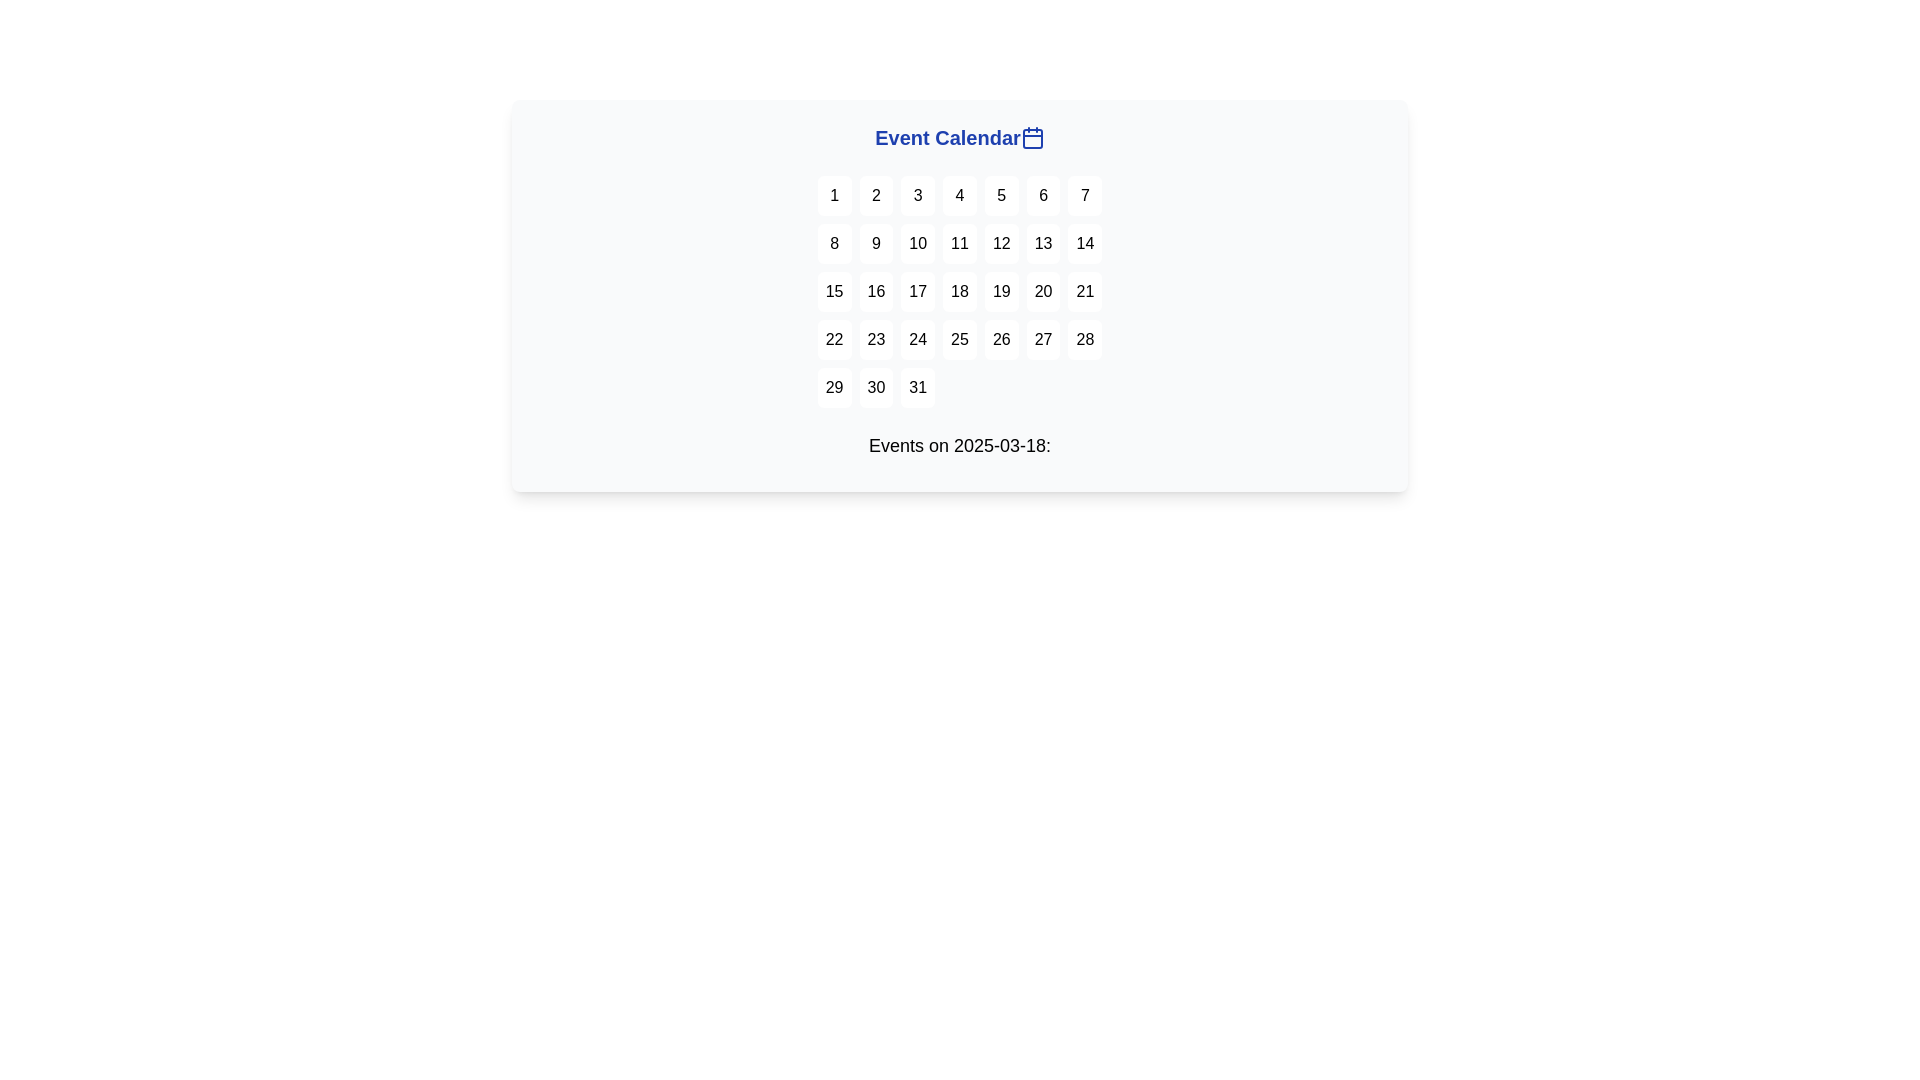 This screenshot has height=1080, width=1920. I want to click on the button labeled '16' in the calendar grid, so click(876, 292).